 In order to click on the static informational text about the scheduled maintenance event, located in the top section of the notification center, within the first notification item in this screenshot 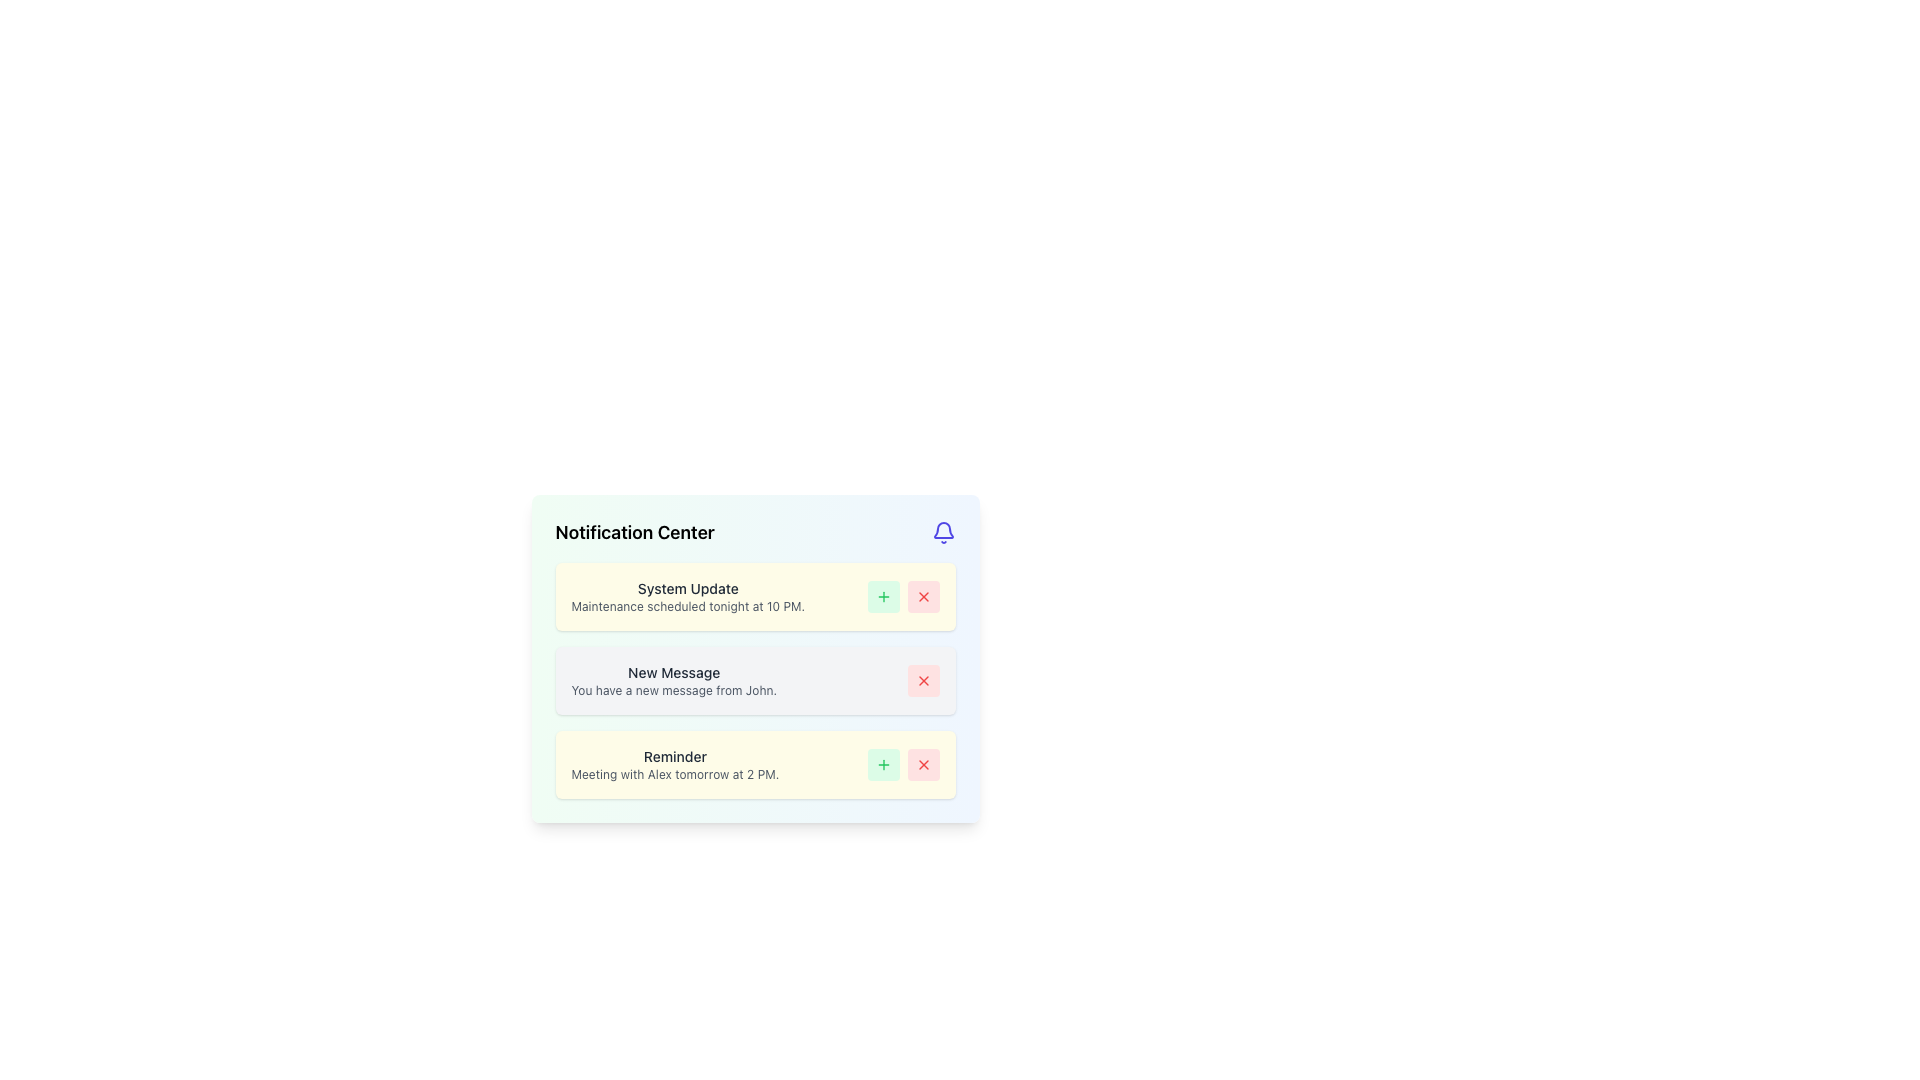, I will do `click(688, 596)`.